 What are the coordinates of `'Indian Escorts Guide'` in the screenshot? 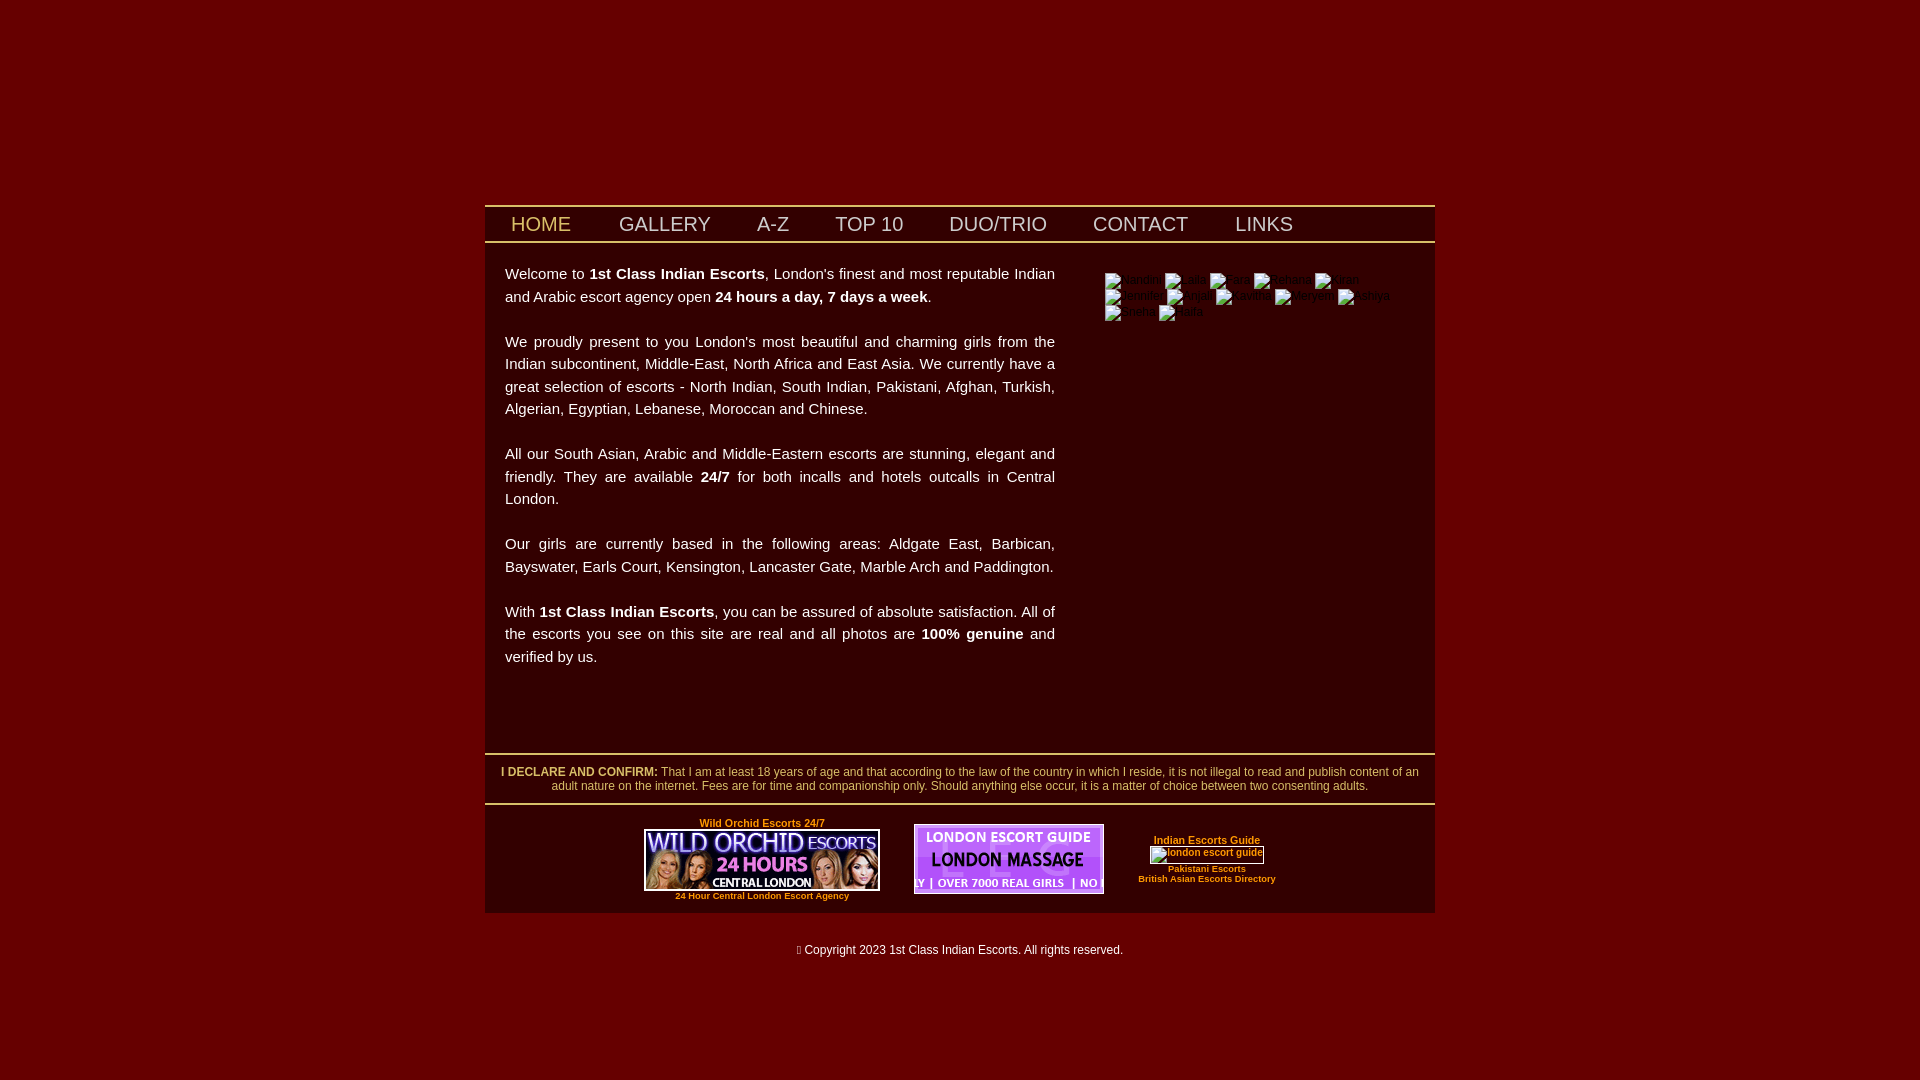 It's located at (1206, 840).